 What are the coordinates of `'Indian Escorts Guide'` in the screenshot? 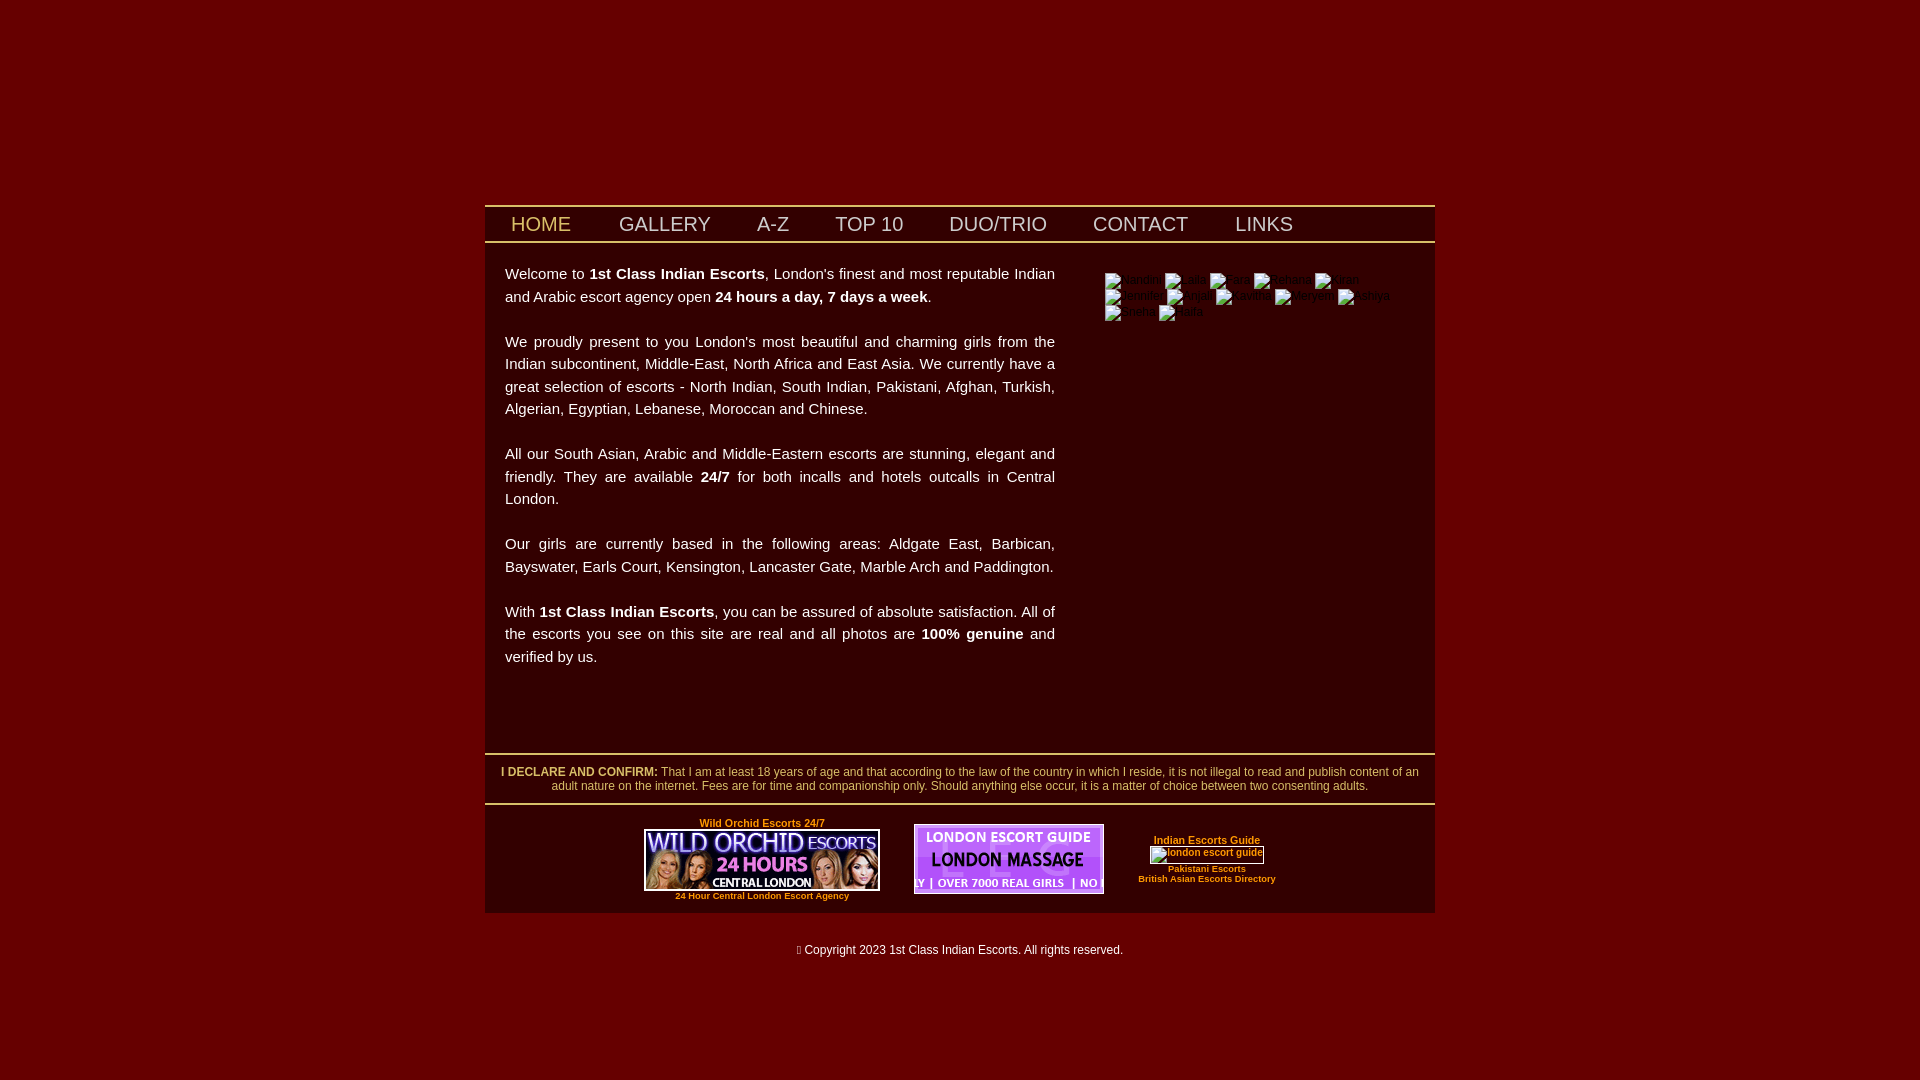 It's located at (1206, 840).